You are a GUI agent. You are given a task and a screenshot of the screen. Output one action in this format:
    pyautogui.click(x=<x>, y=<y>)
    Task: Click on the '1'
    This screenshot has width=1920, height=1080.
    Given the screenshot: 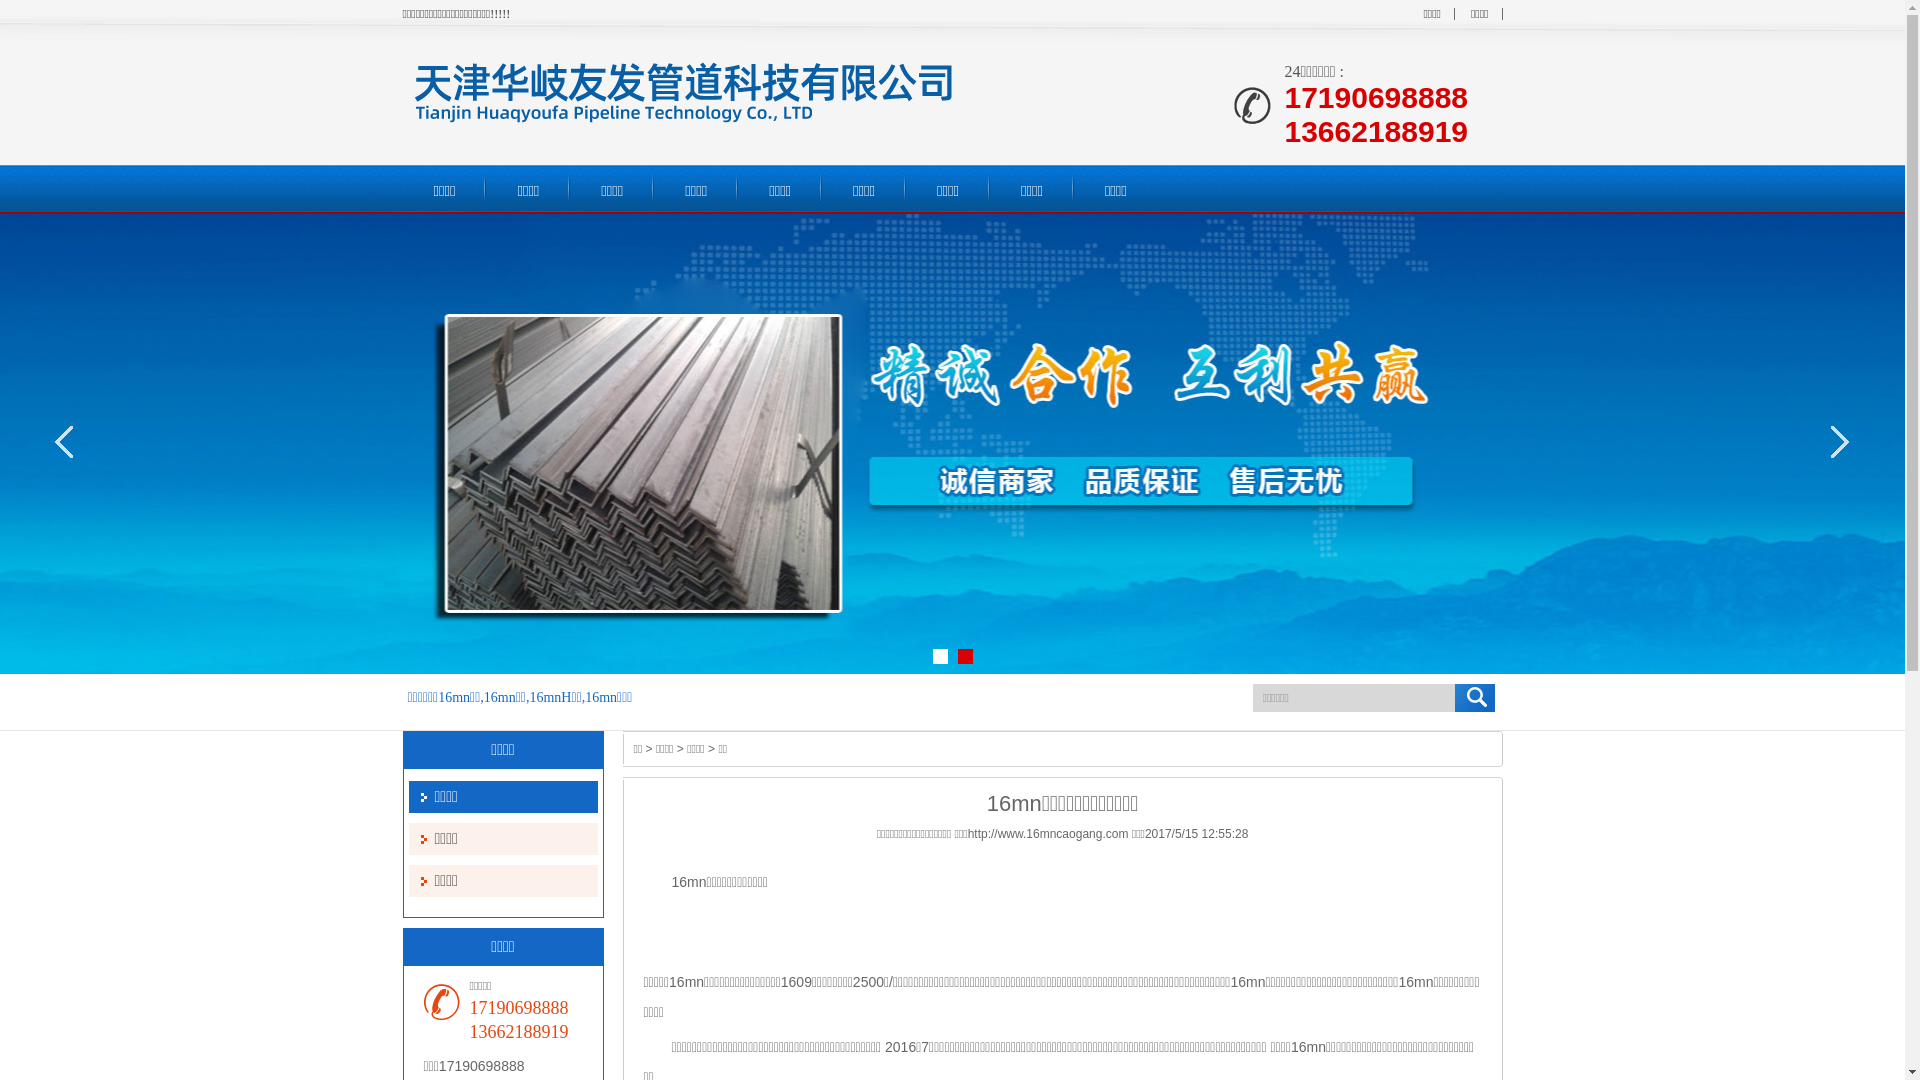 What is the action you would take?
    pyautogui.click(x=938, y=656)
    